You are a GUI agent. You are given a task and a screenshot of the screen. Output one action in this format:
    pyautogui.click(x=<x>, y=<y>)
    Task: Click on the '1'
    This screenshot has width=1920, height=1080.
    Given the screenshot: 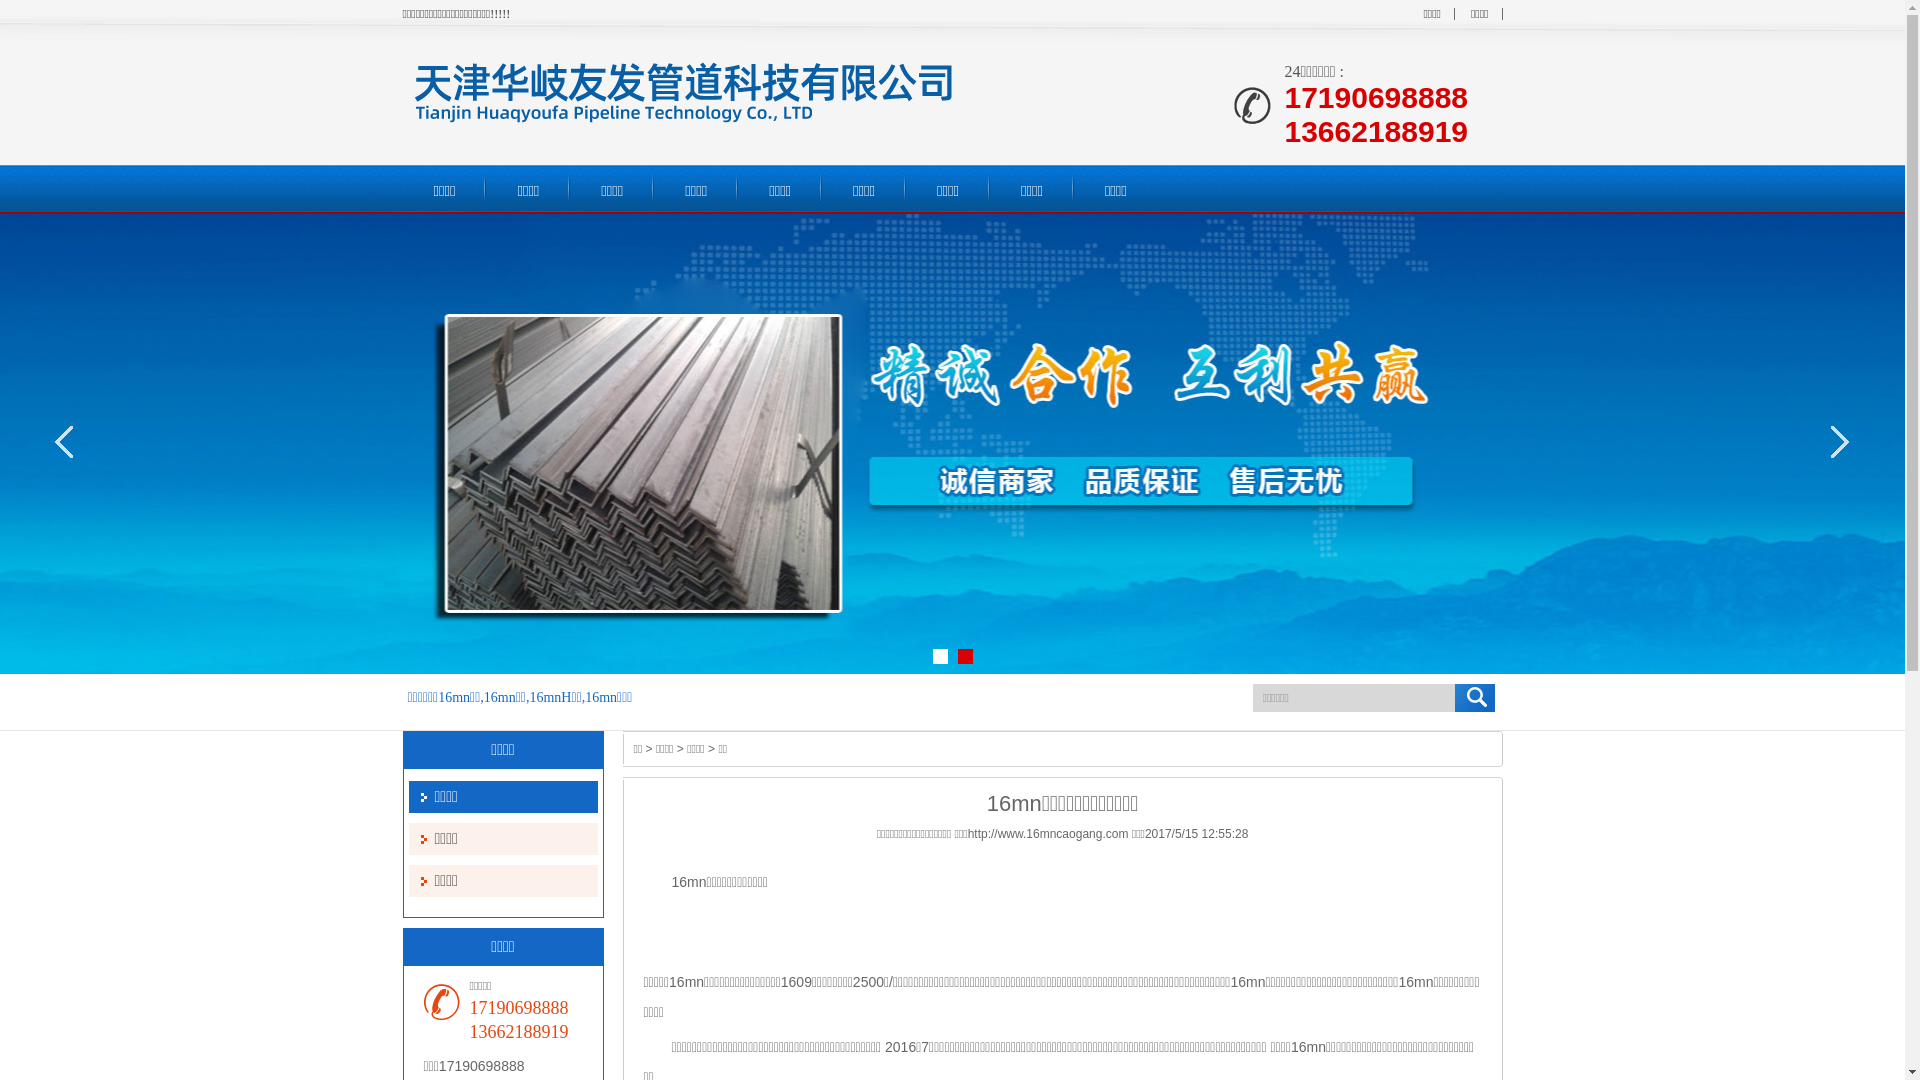 What is the action you would take?
    pyautogui.click(x=938, y=656)
    